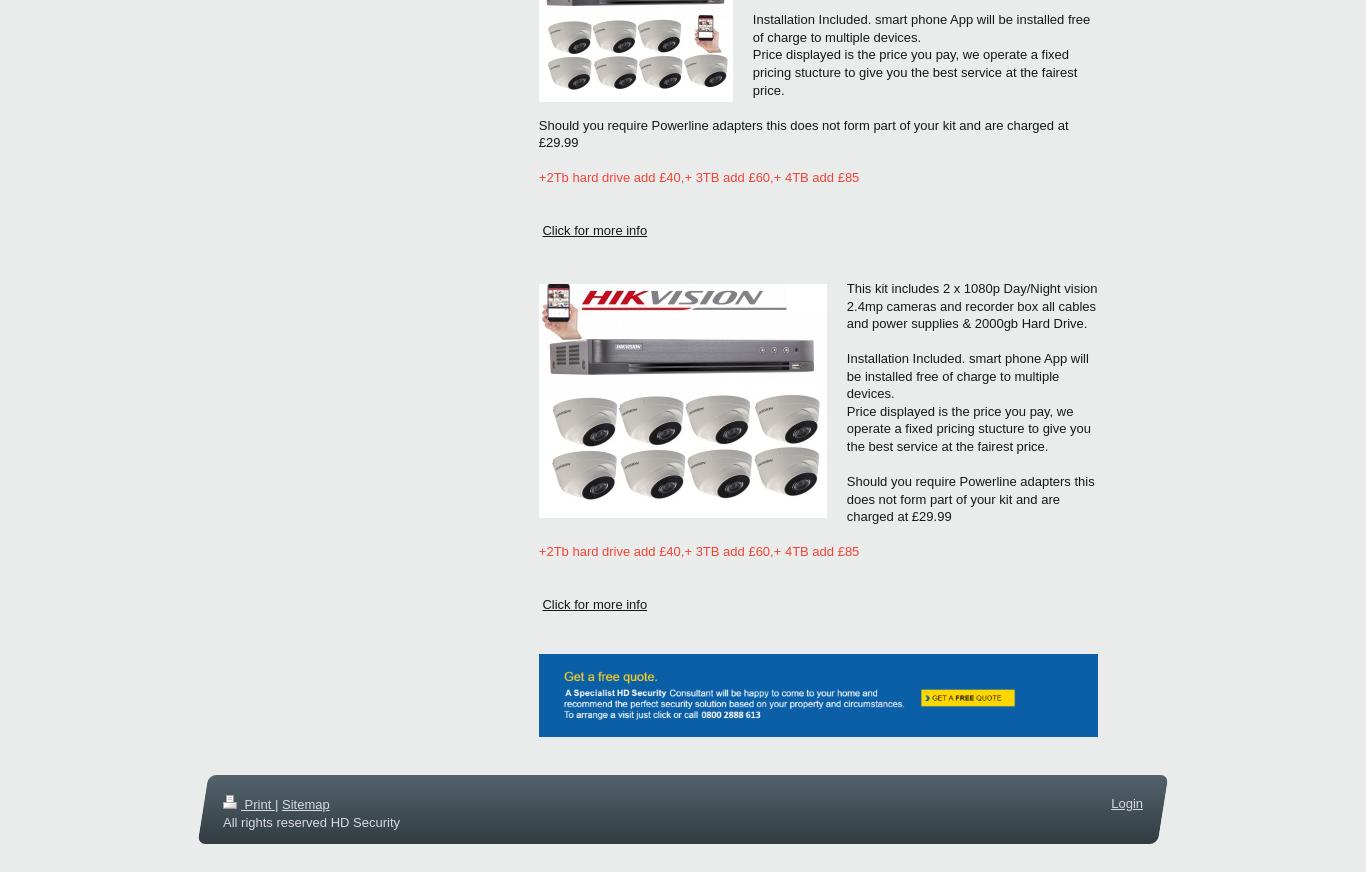  What do you see at coordinates (305, 803) in the screenshot?
I see `'Sitemap'` at bounding box center [305, 803].